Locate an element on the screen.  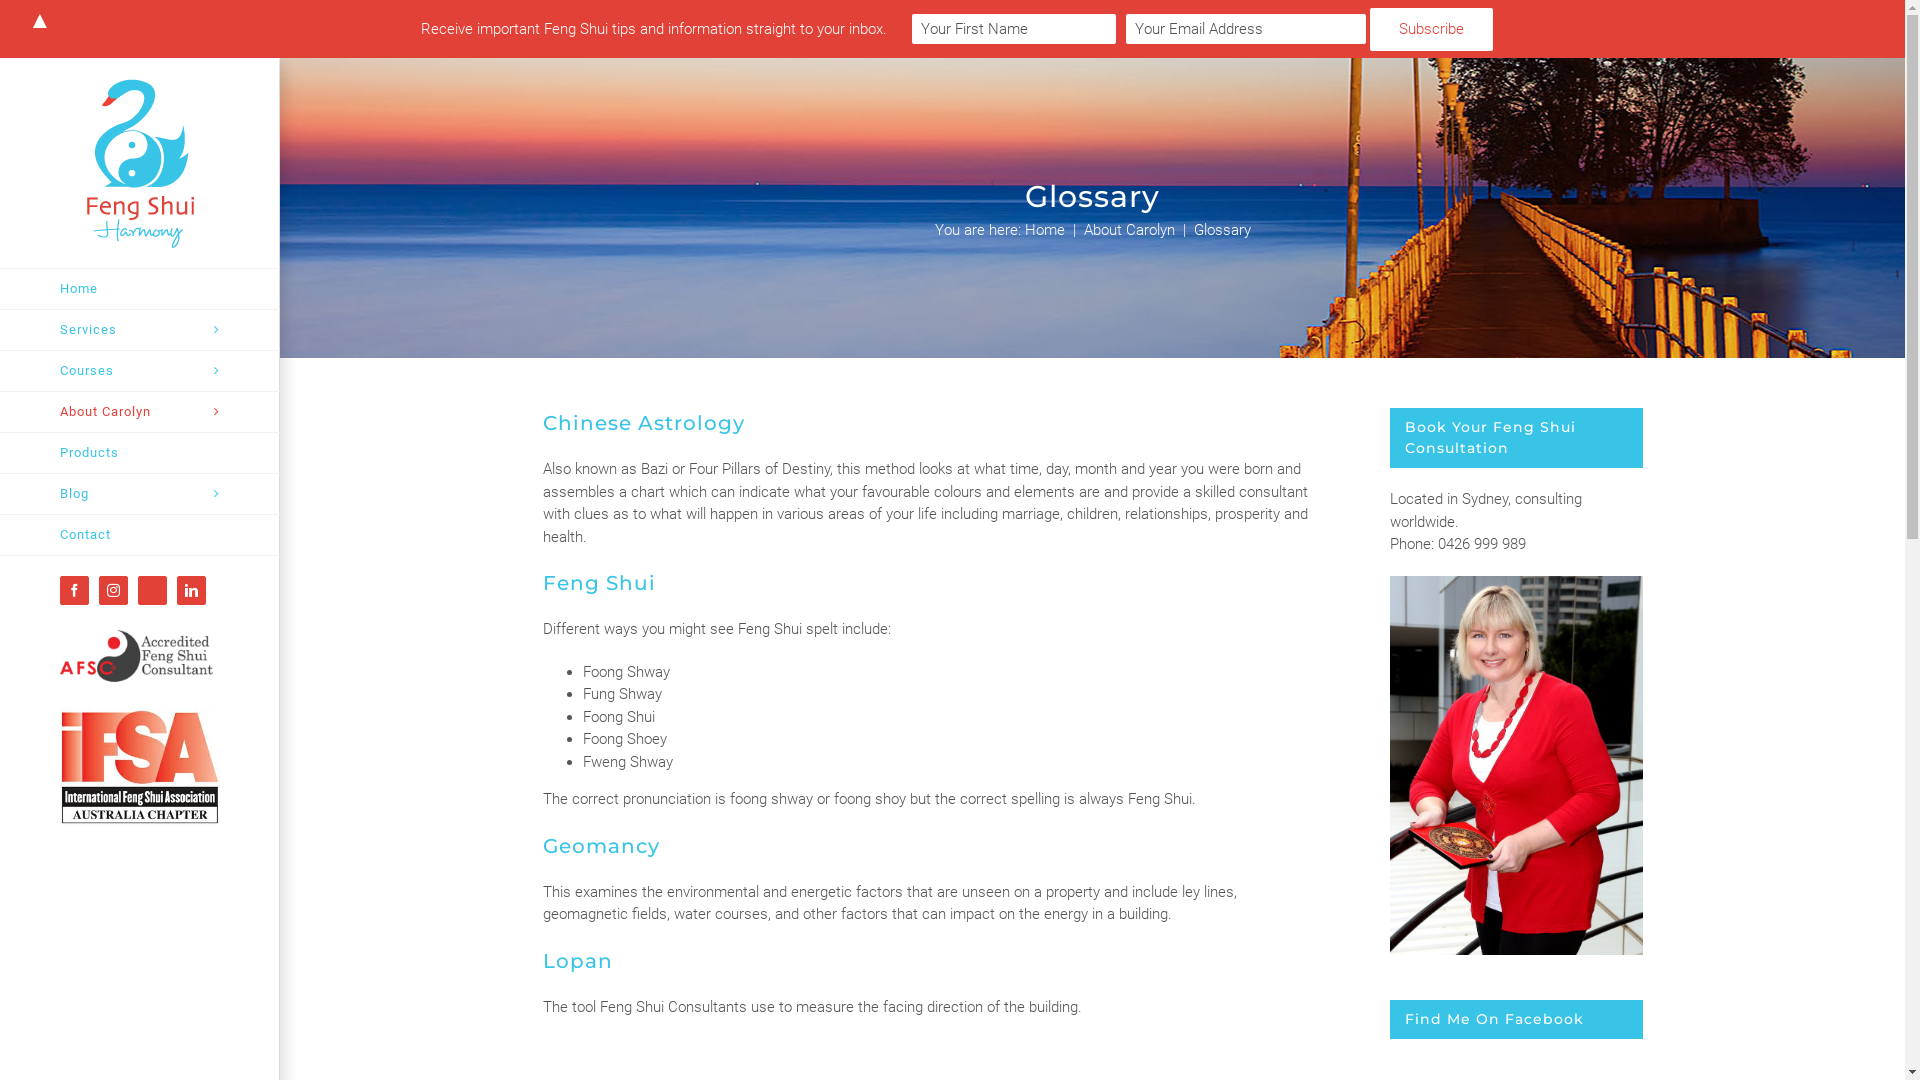
'Facebook' is located at coordinates (59, 589).